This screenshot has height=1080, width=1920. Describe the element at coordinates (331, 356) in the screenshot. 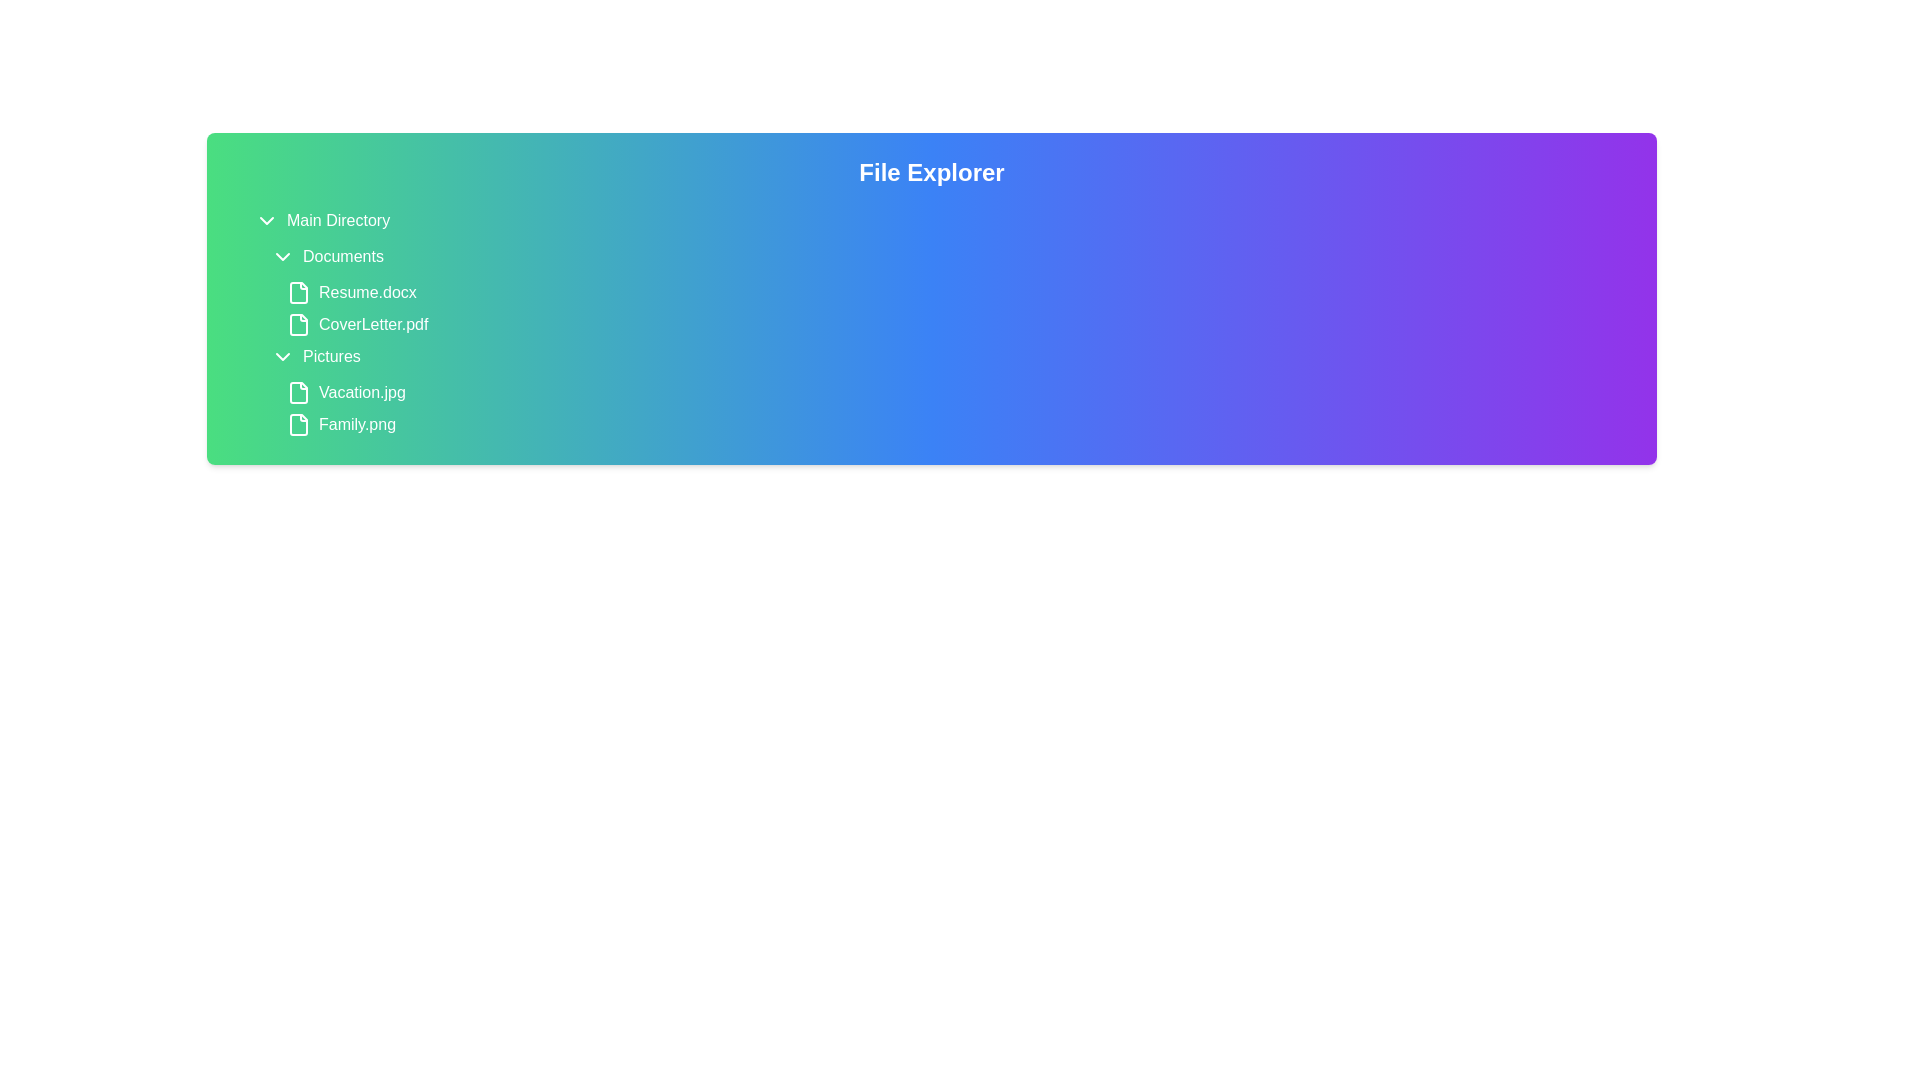

I see `the 'Pictures' text label in the file explorer to identify the directory` at that location.